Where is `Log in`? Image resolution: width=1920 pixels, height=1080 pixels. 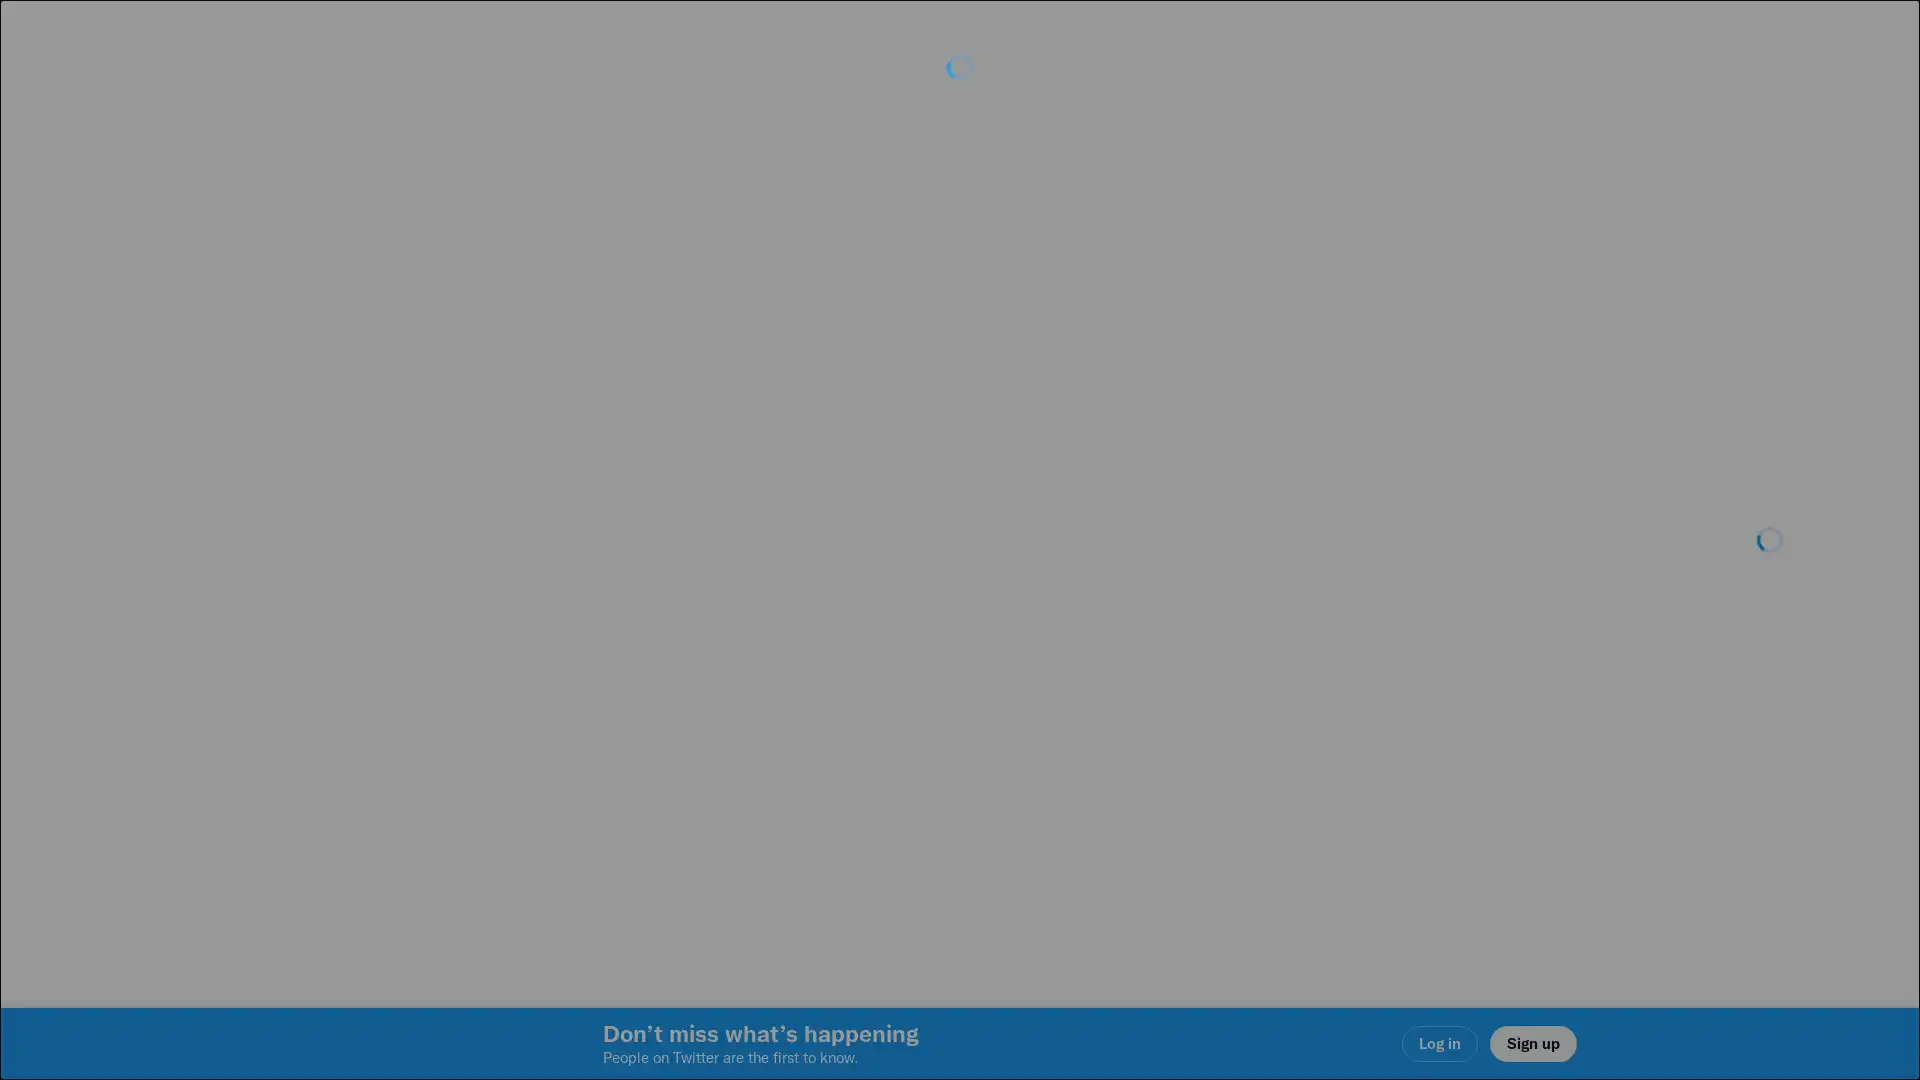 Log in is located at coordinates (1200, 681).